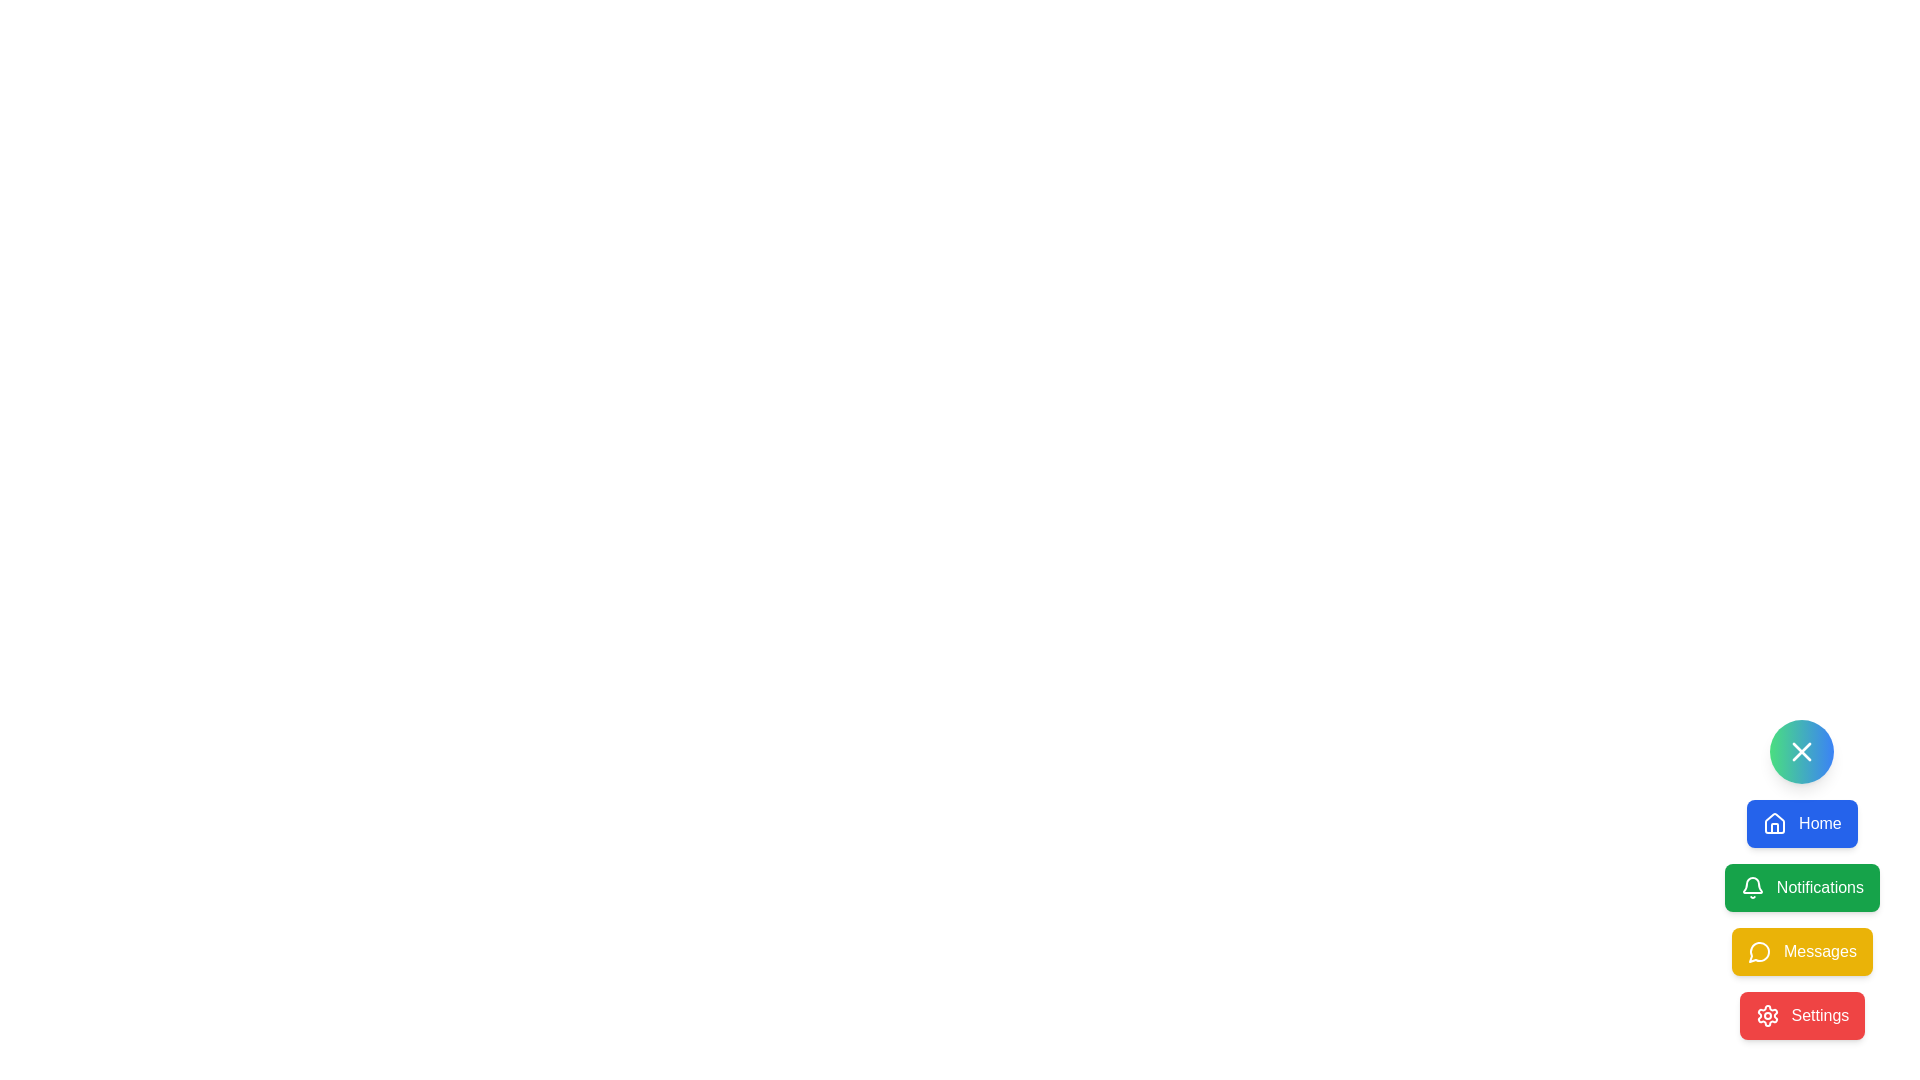  I want to click on the 'Settings' button, which is a horizontally elongated button with a red background and white text, located at the bottom of the vertical stack of buttons on the right side of the interface, so click(1802, 1015).